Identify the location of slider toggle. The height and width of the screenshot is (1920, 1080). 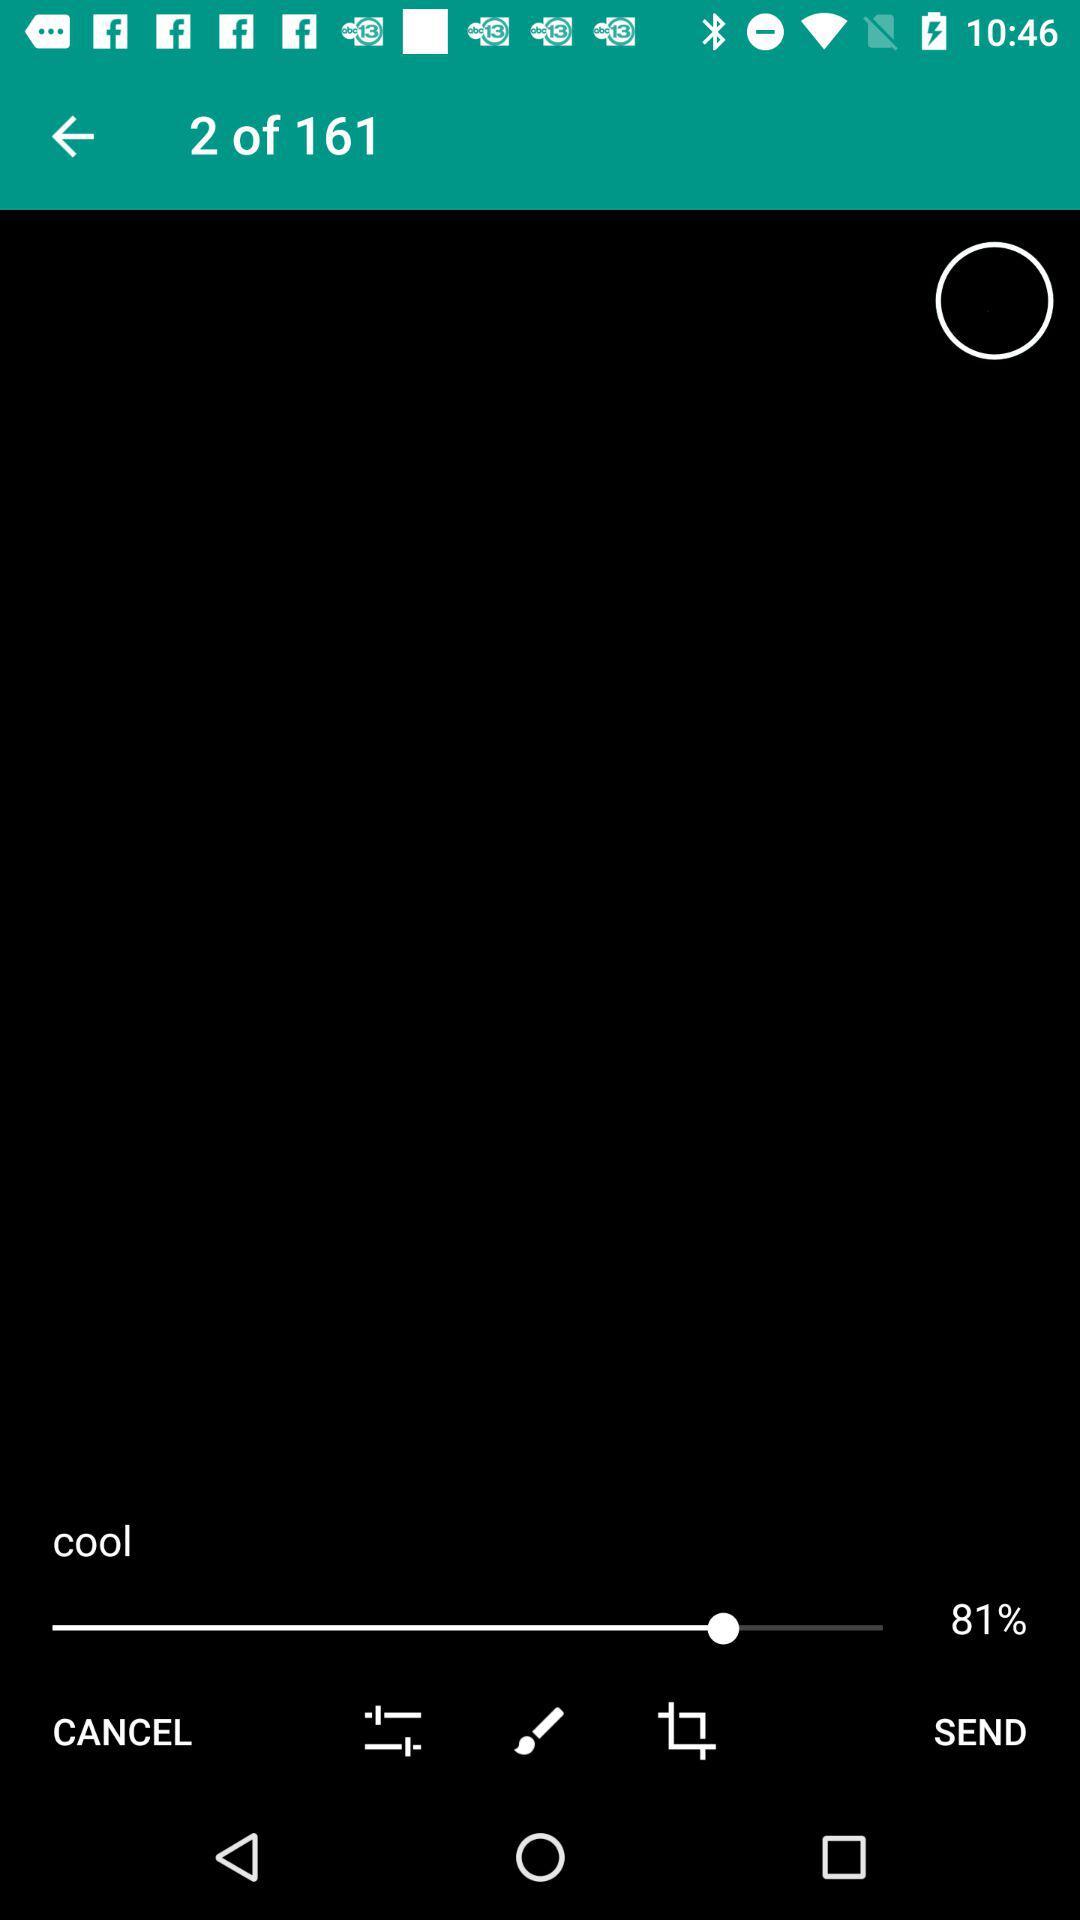
(393, 1730).